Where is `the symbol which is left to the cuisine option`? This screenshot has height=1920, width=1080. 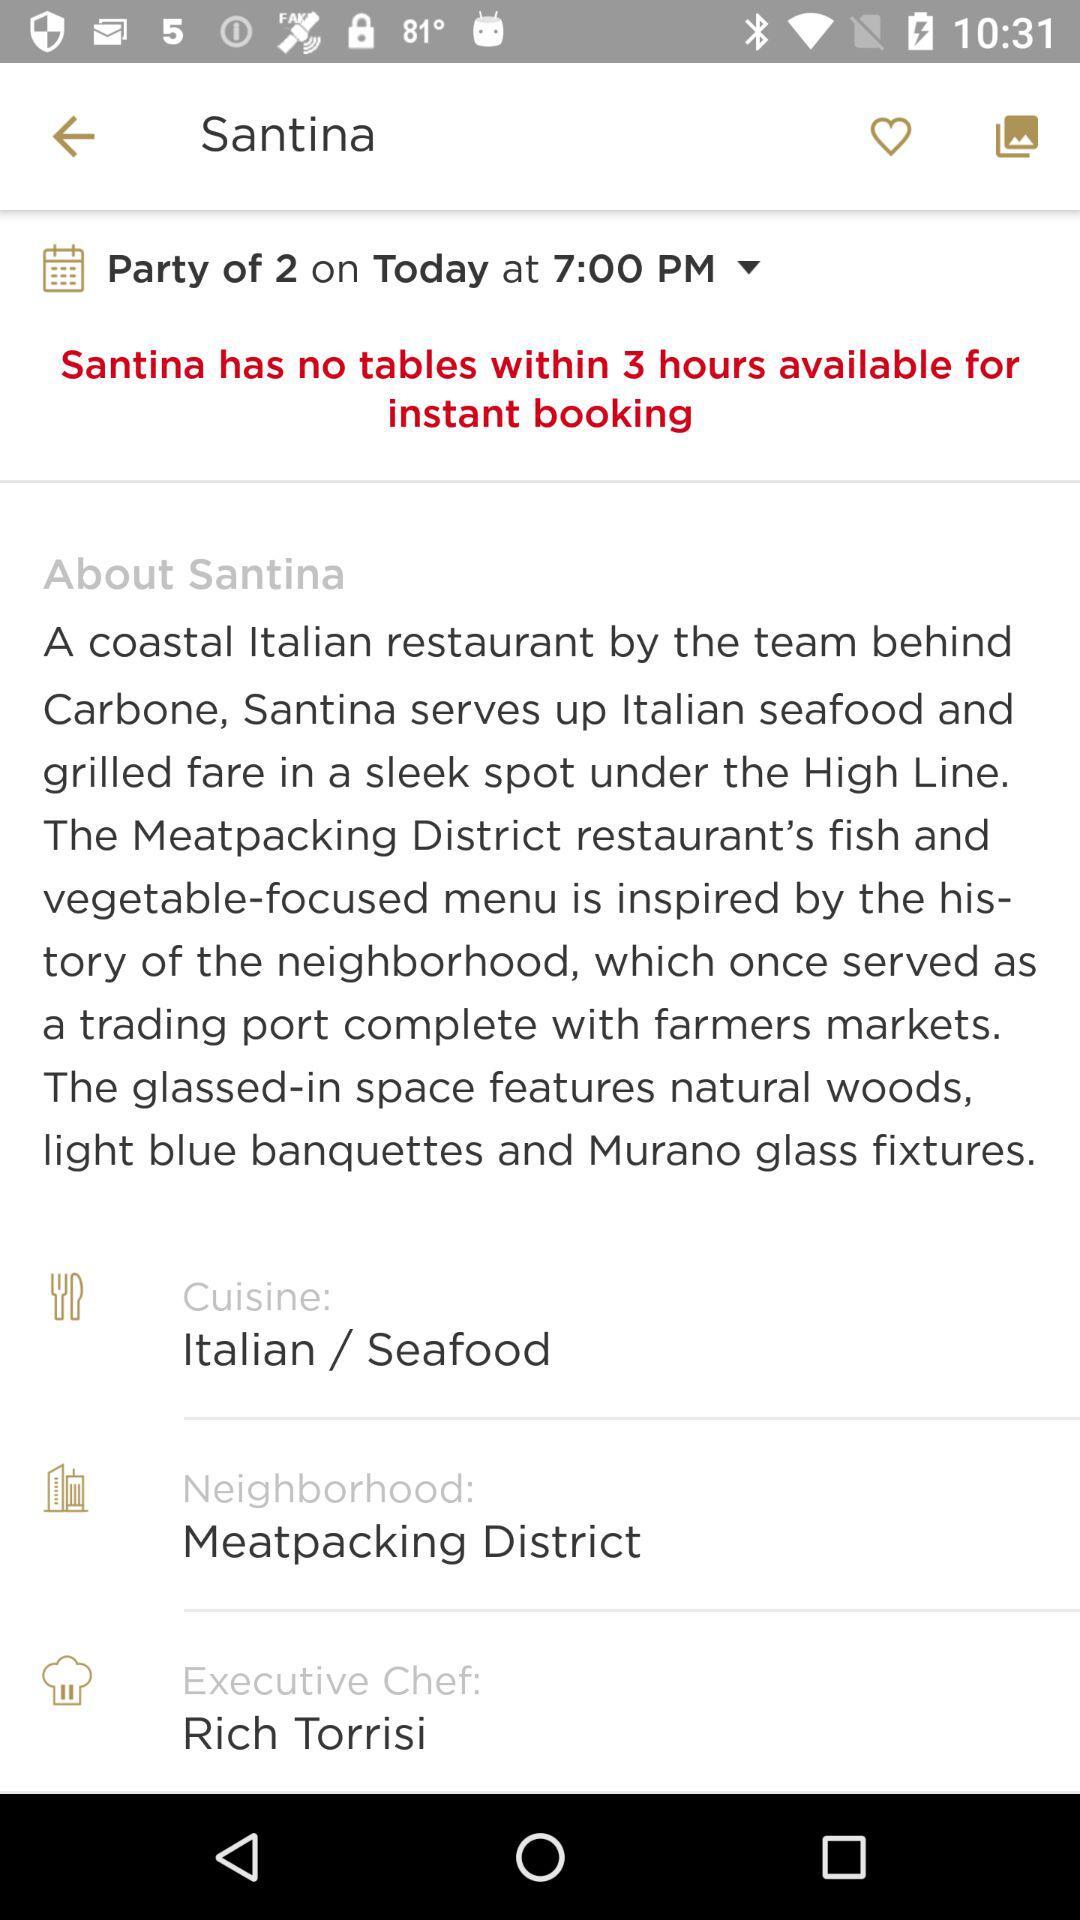 the symbol which is left to the cuisine option is located at coordinates (65, 1344).